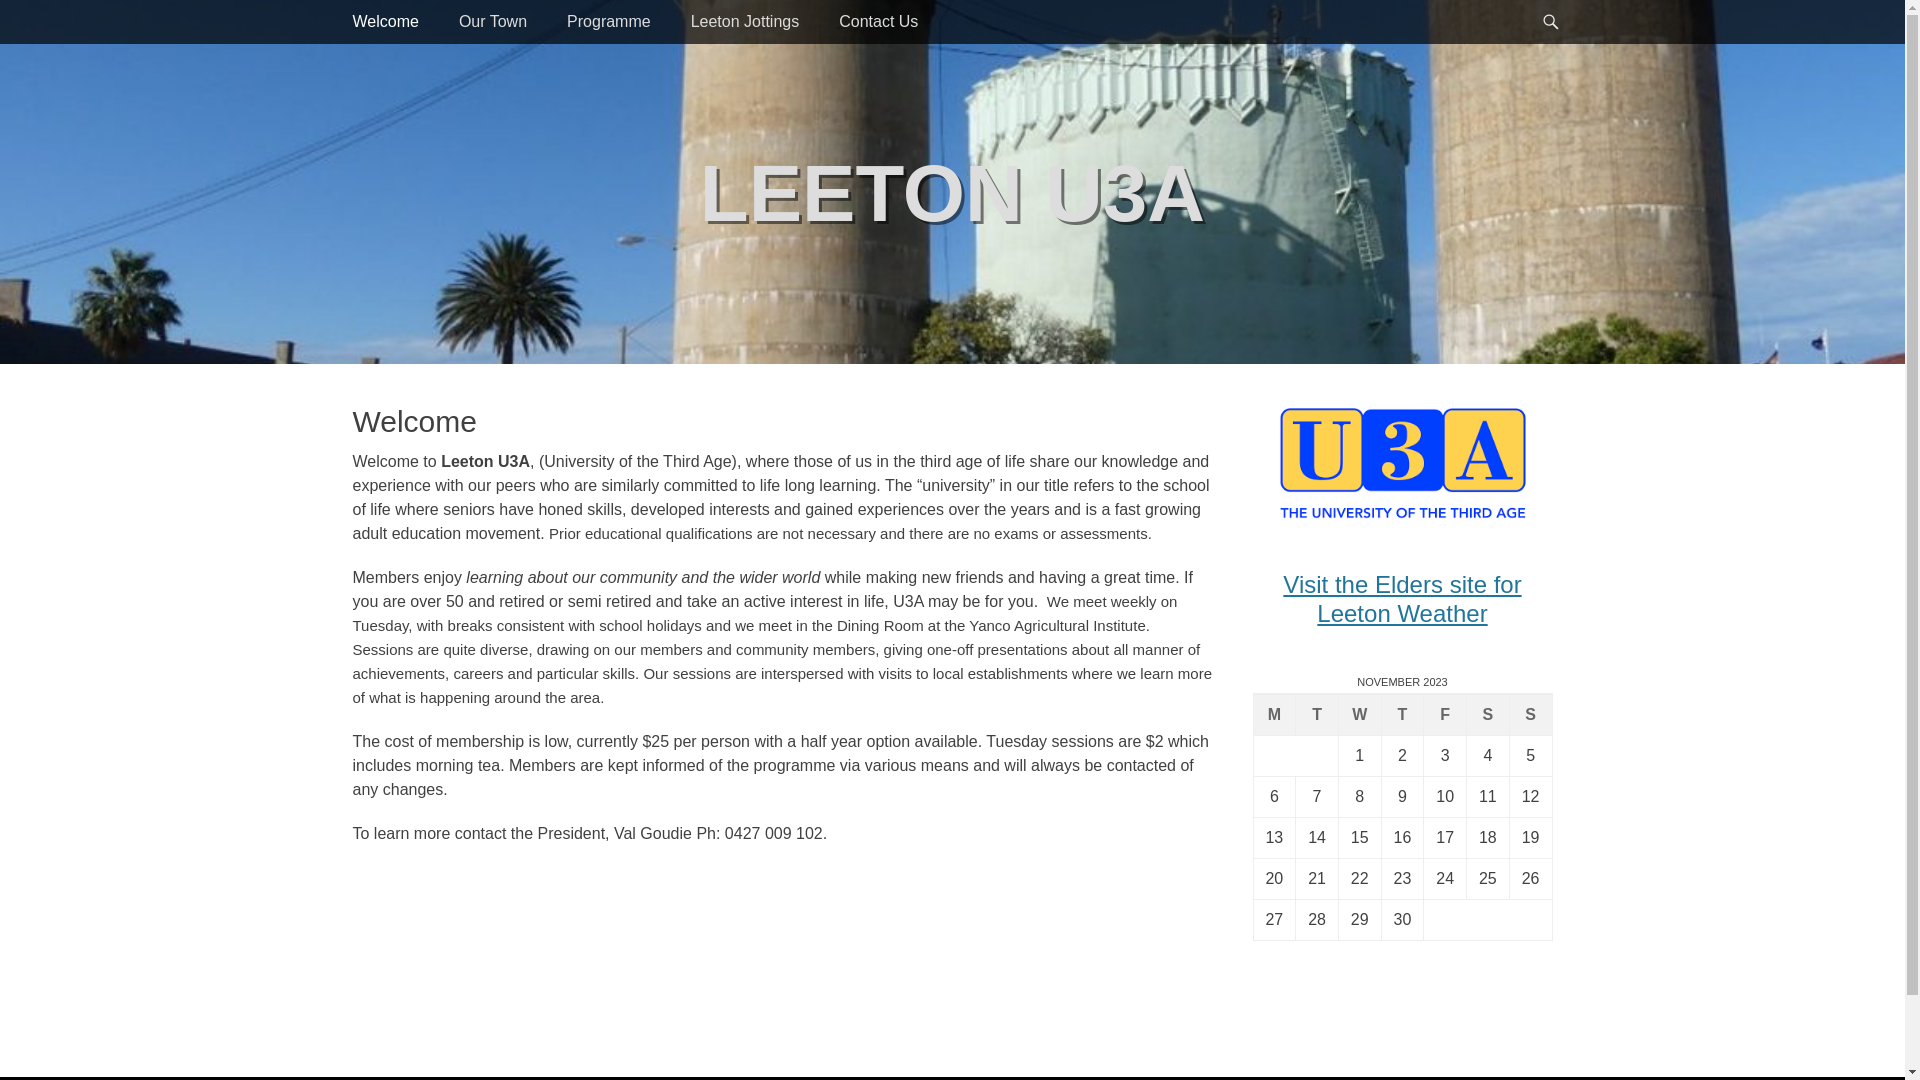  What do you see at coordinates (493, 22) in the screenshot?
I see `'Our Town'` at bounding box center [493, 22].